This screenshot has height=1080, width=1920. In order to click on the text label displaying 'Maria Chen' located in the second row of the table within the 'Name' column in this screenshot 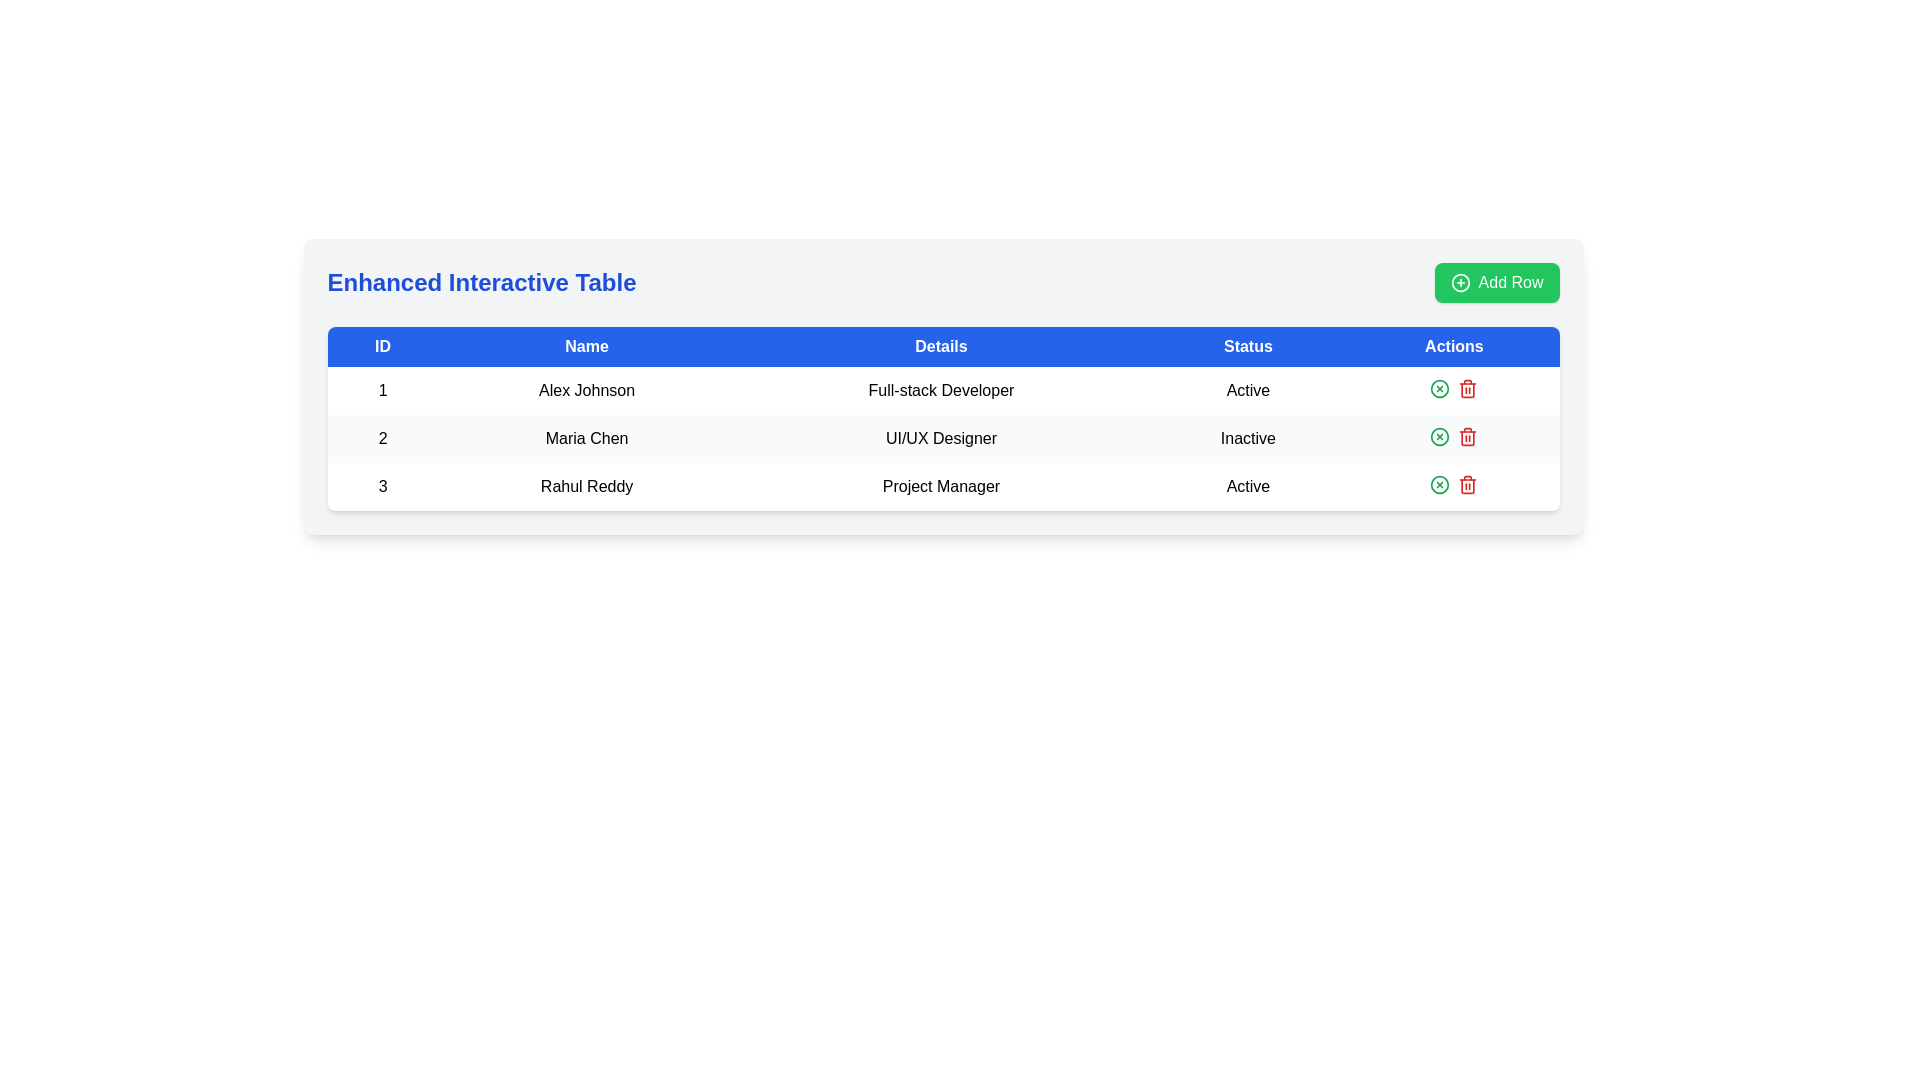, I will do `click(586, 438)`.